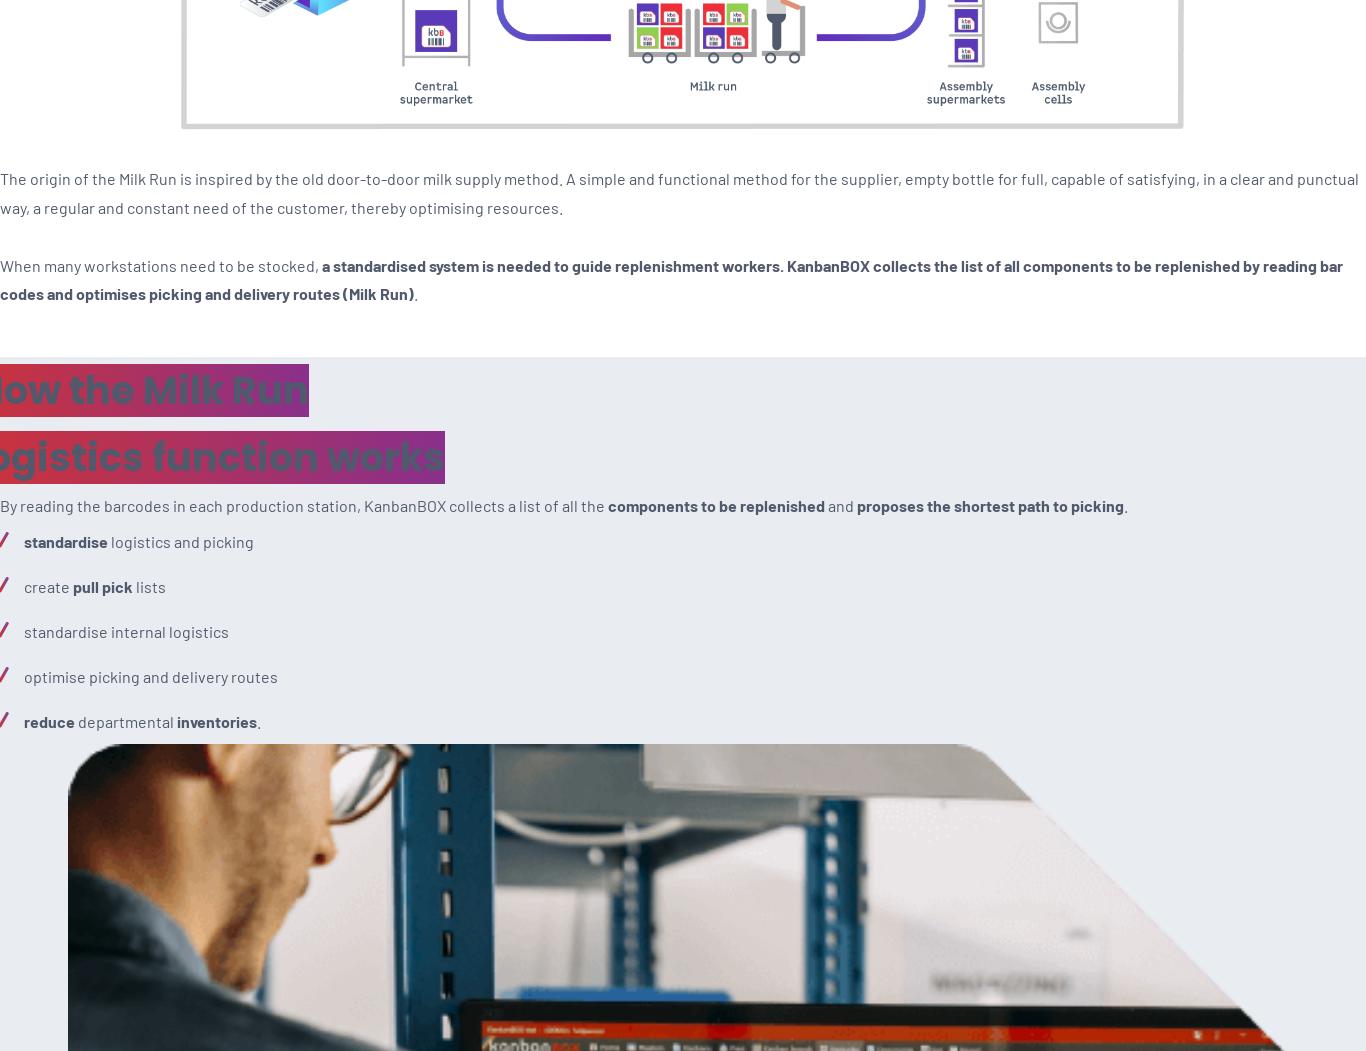 The height and width of the screenshot is (1051, 1366). I want to click on 'Contact the Help Desk', so click(107, 806).